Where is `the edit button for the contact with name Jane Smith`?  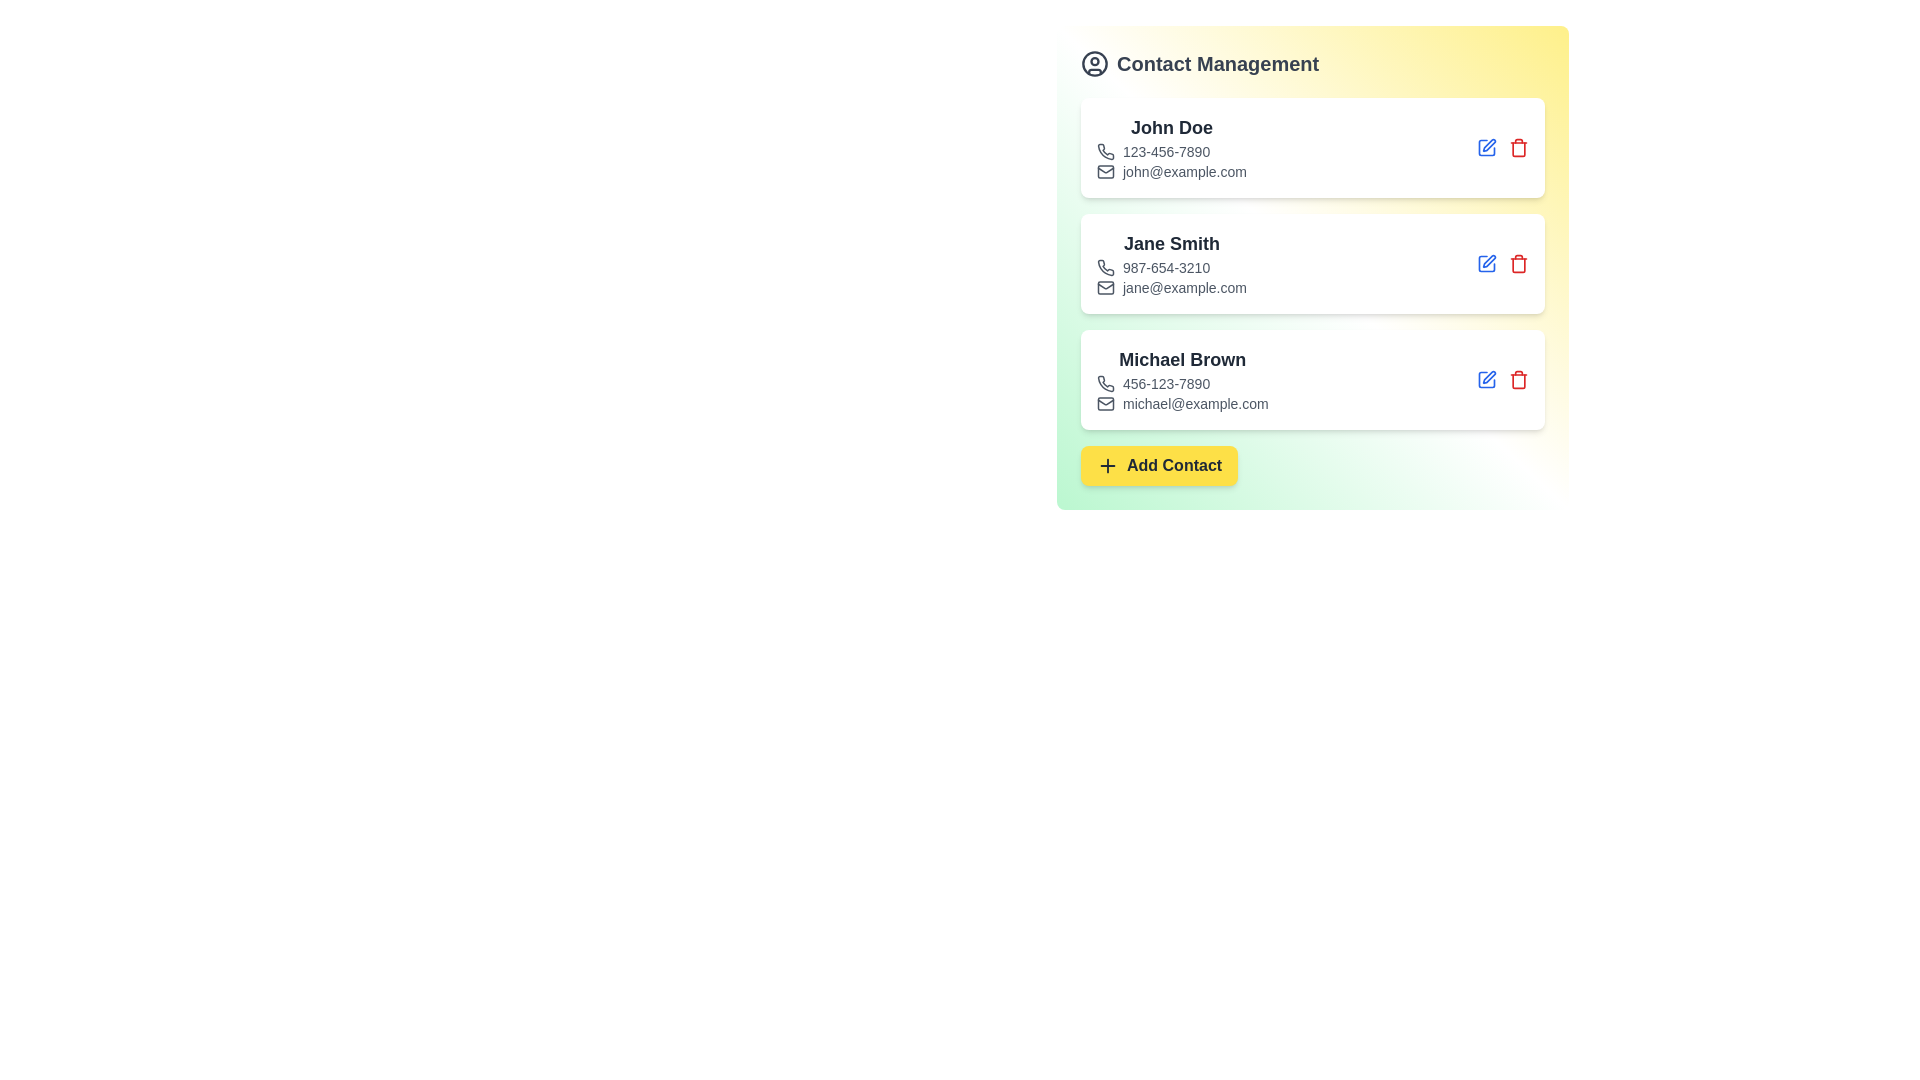 the edit button for the contact with name Jane Smith is located at coordinates (1487, 262).